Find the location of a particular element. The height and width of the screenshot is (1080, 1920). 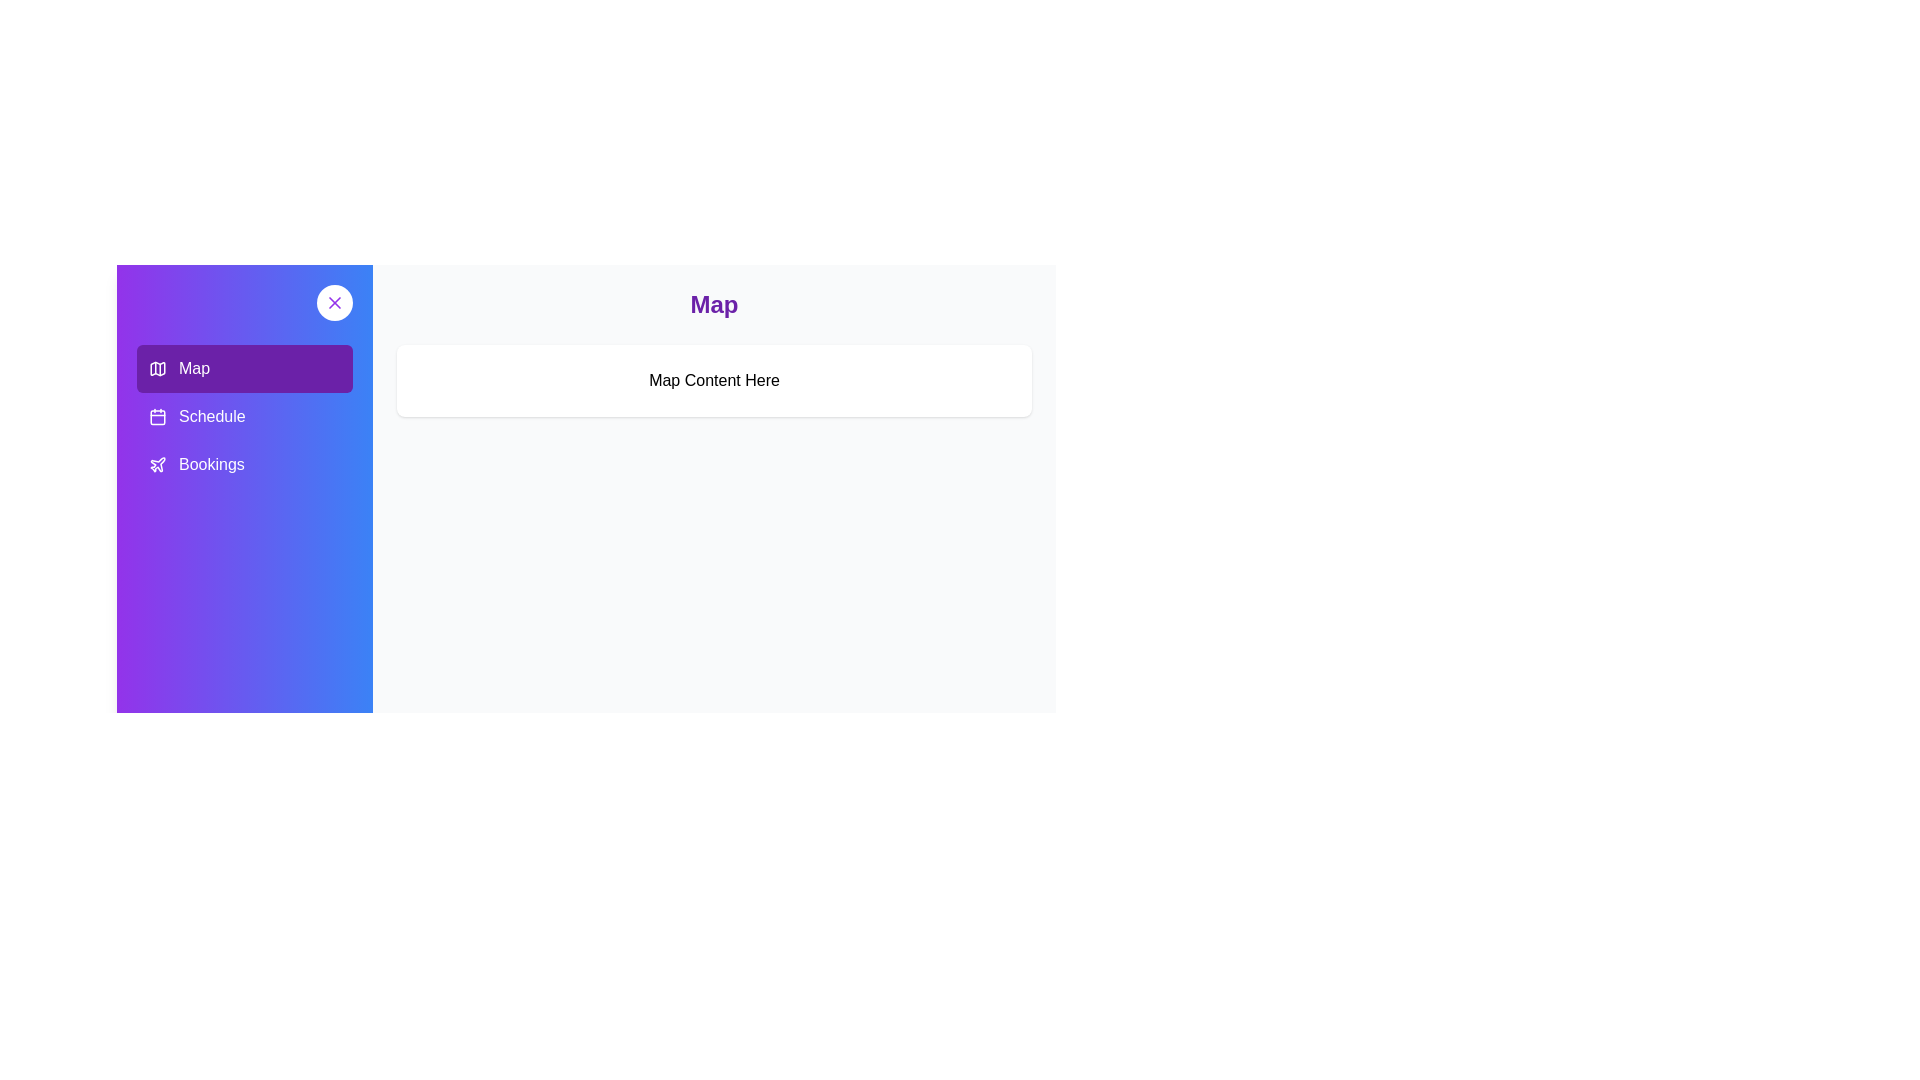

the Bookings tab to observe its visual feedback is located at coordinates (243, 465).